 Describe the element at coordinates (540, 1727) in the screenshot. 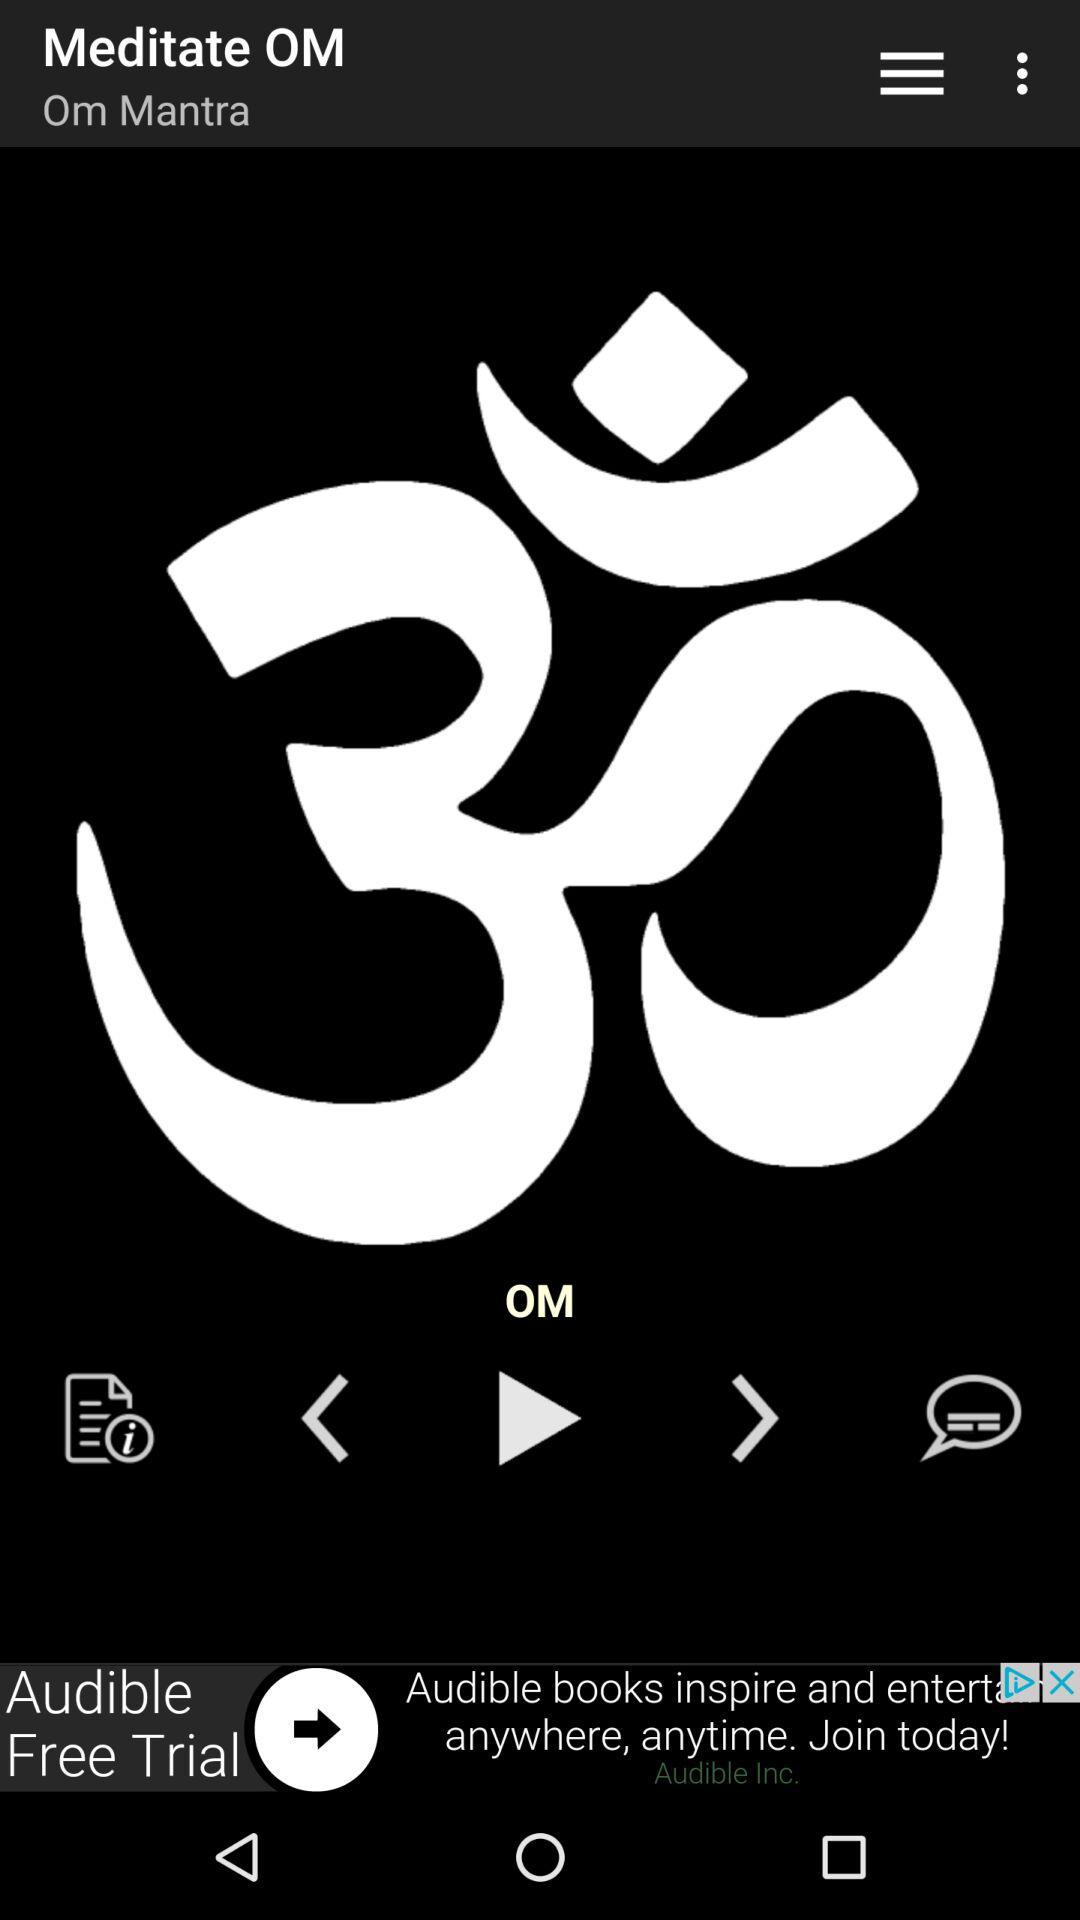

I see `click on the advertisement` at that location.